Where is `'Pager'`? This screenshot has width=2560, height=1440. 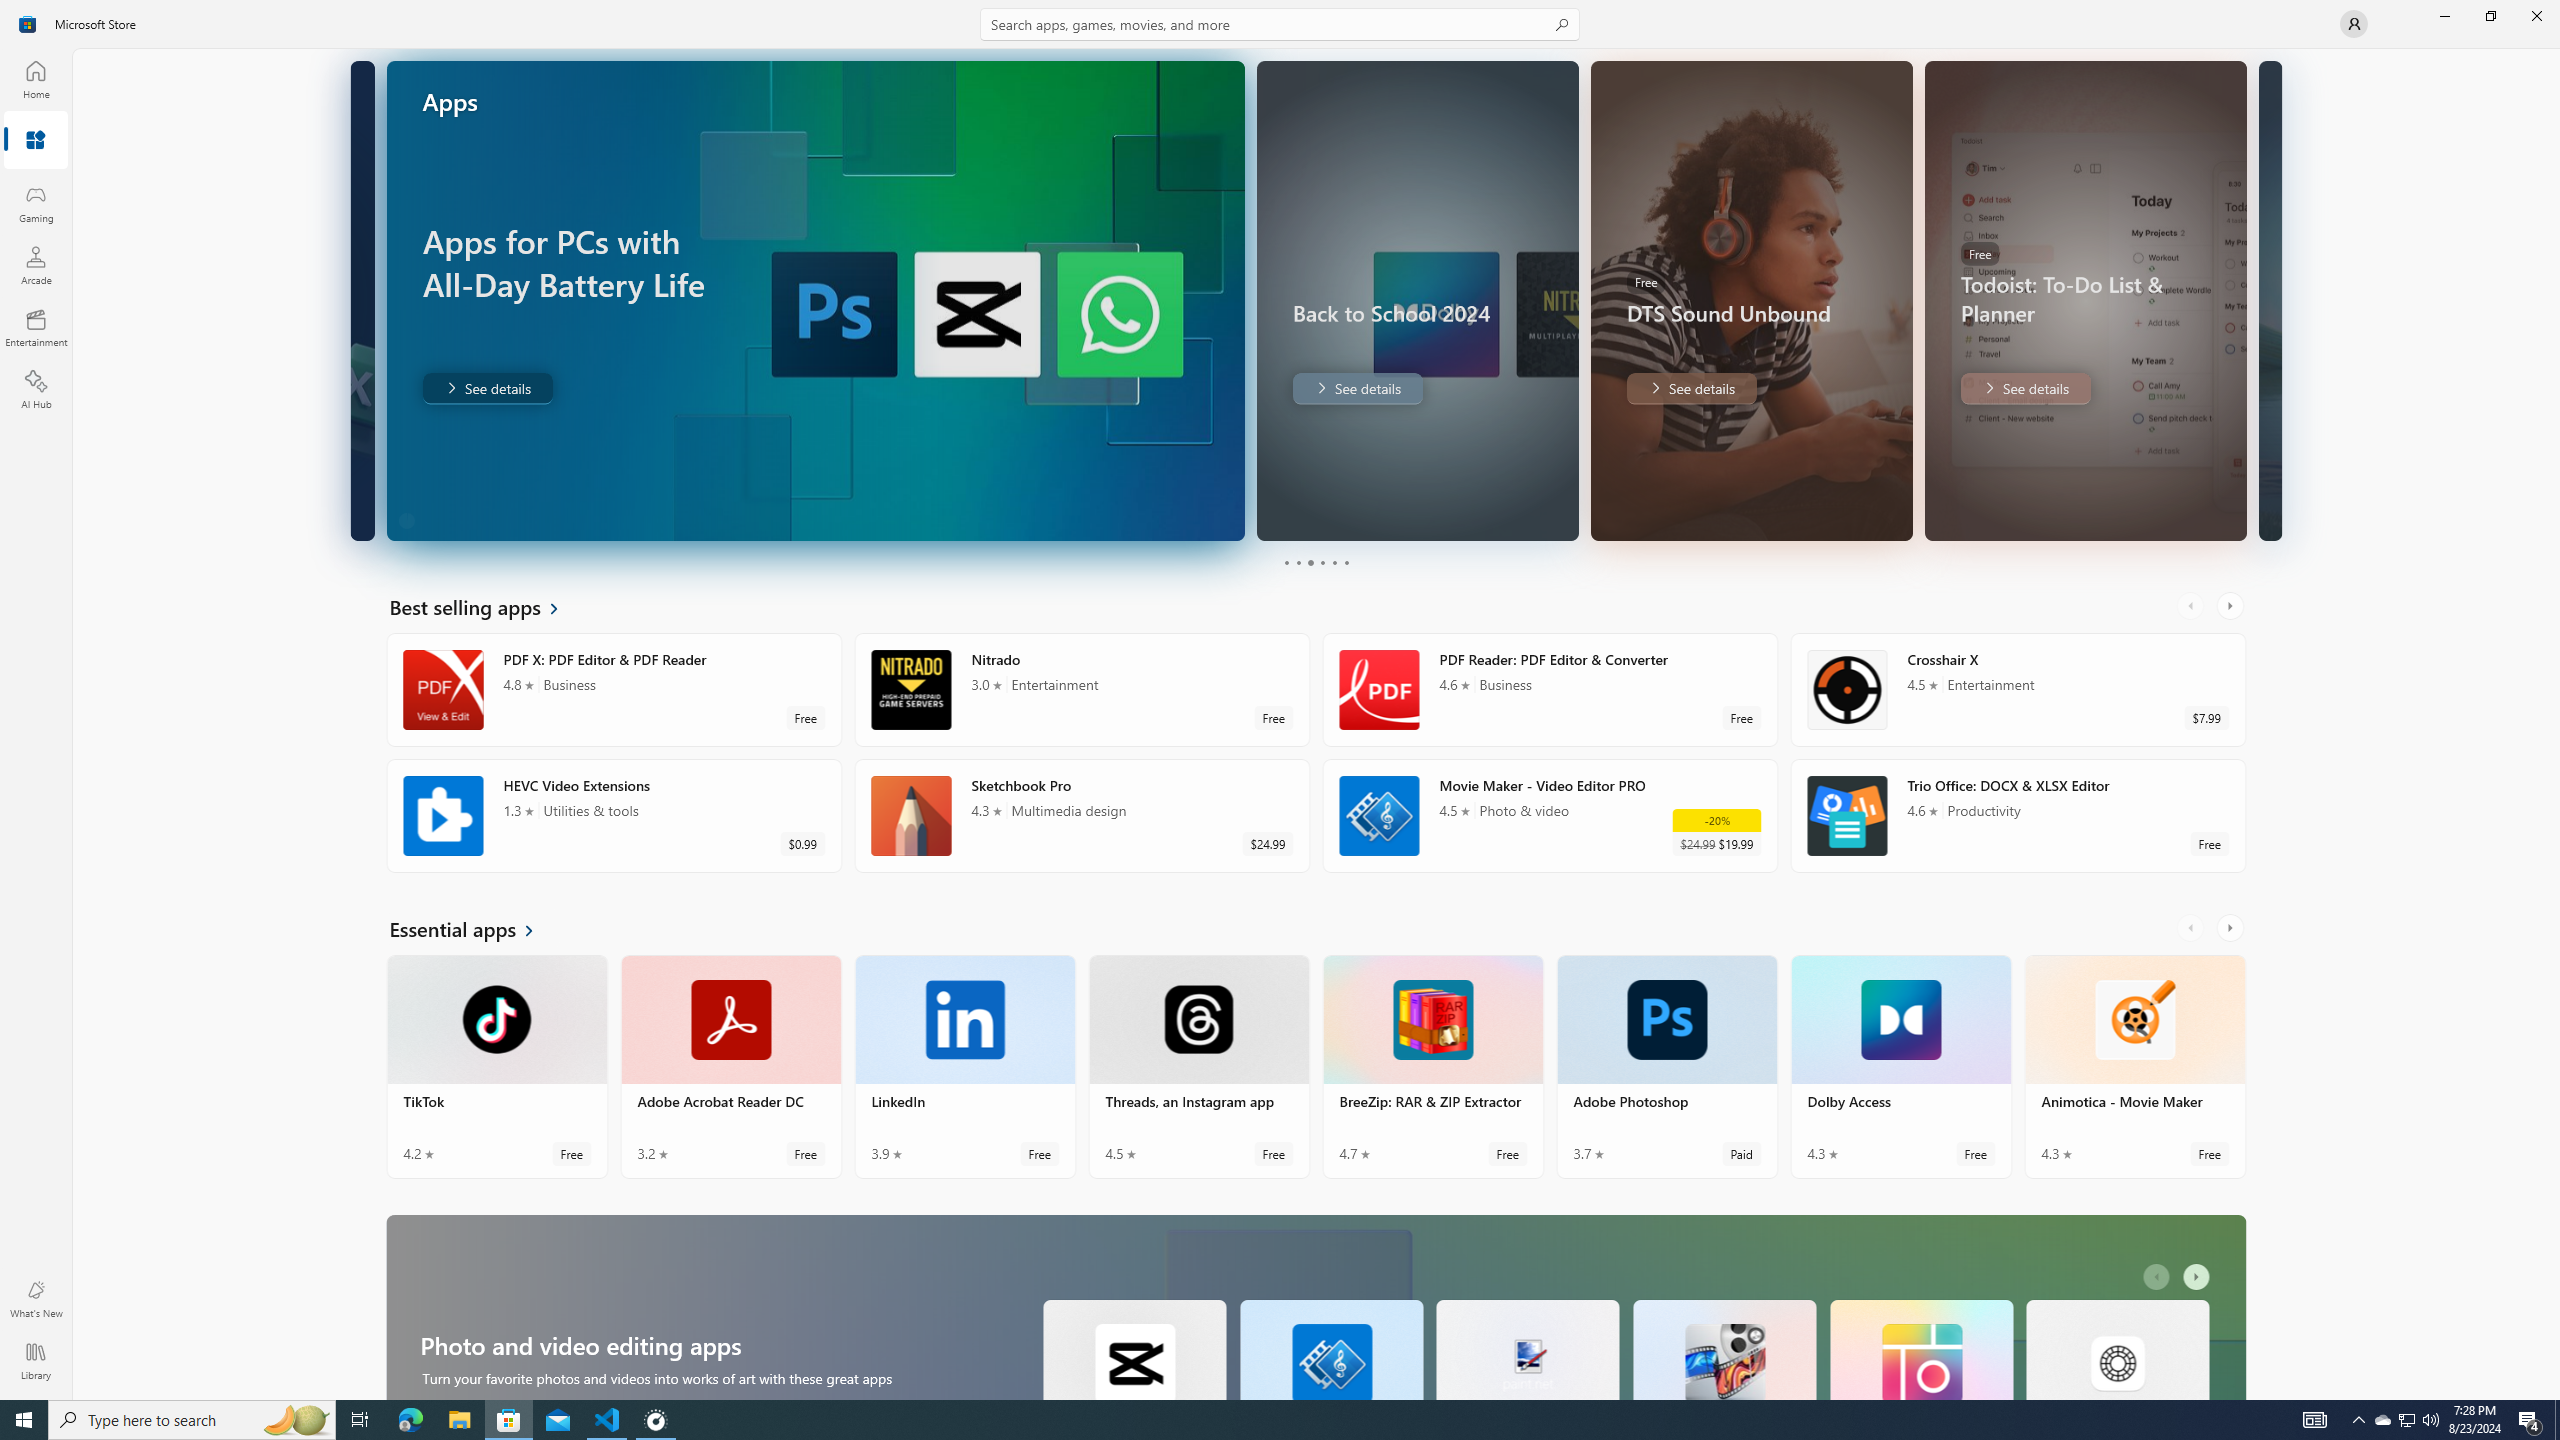 'Pager' is located at coordinates (1314, 562).